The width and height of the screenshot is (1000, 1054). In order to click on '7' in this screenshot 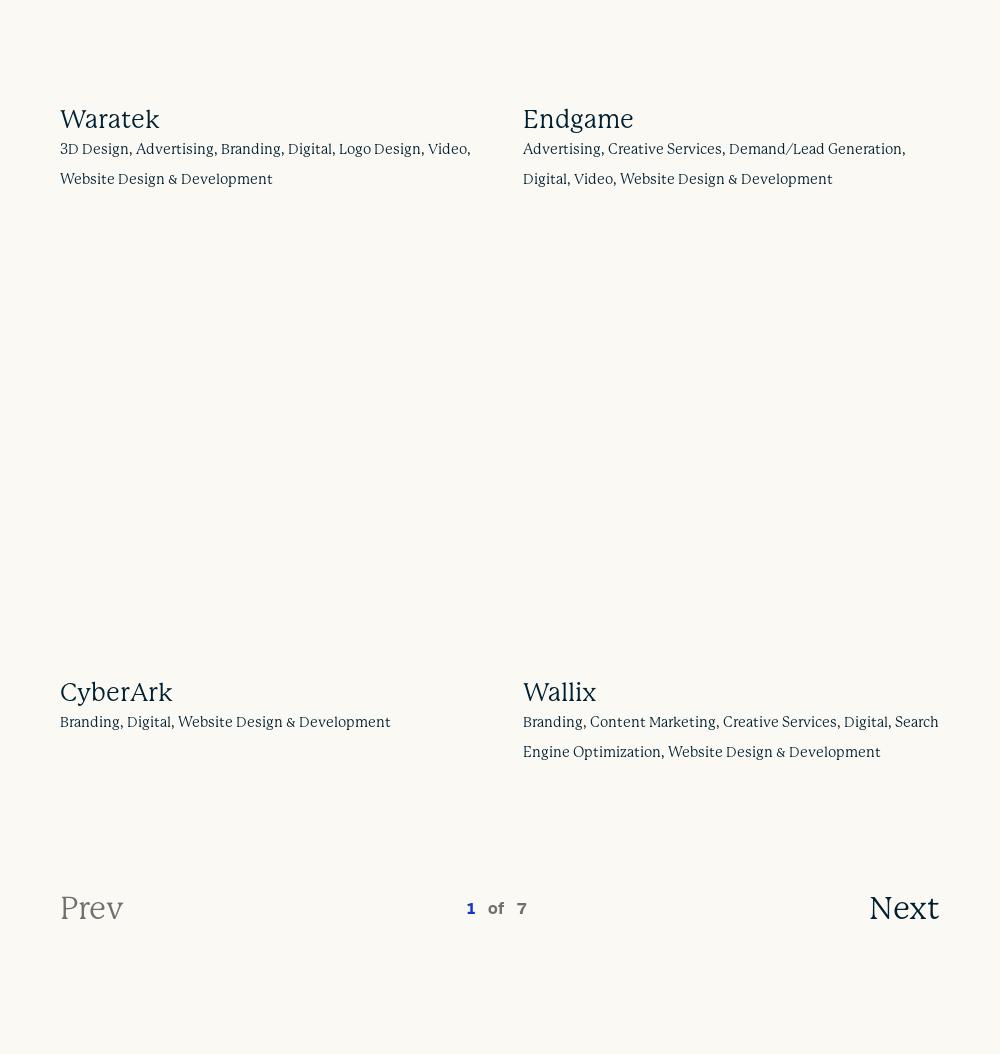, I will do `click(521, 906)`.